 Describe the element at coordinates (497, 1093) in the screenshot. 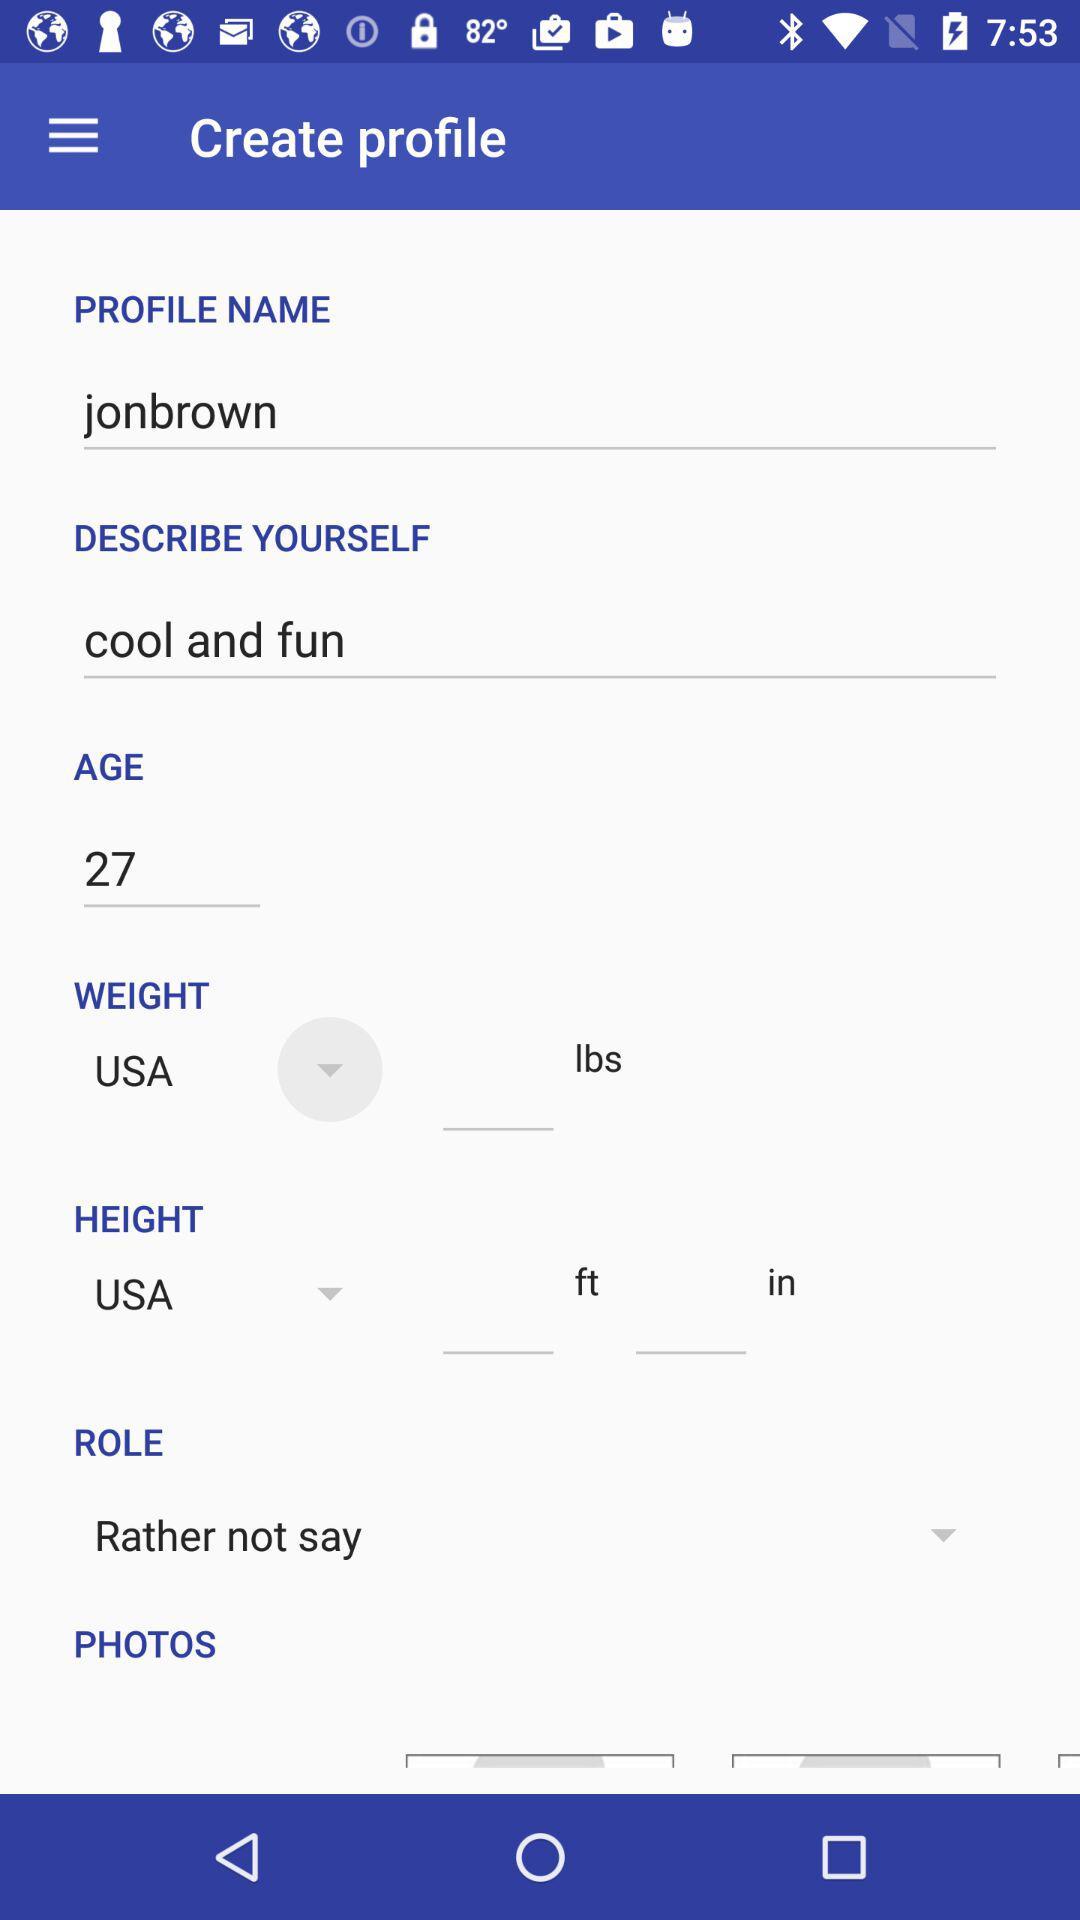

I see `icon above the height item` at that location.